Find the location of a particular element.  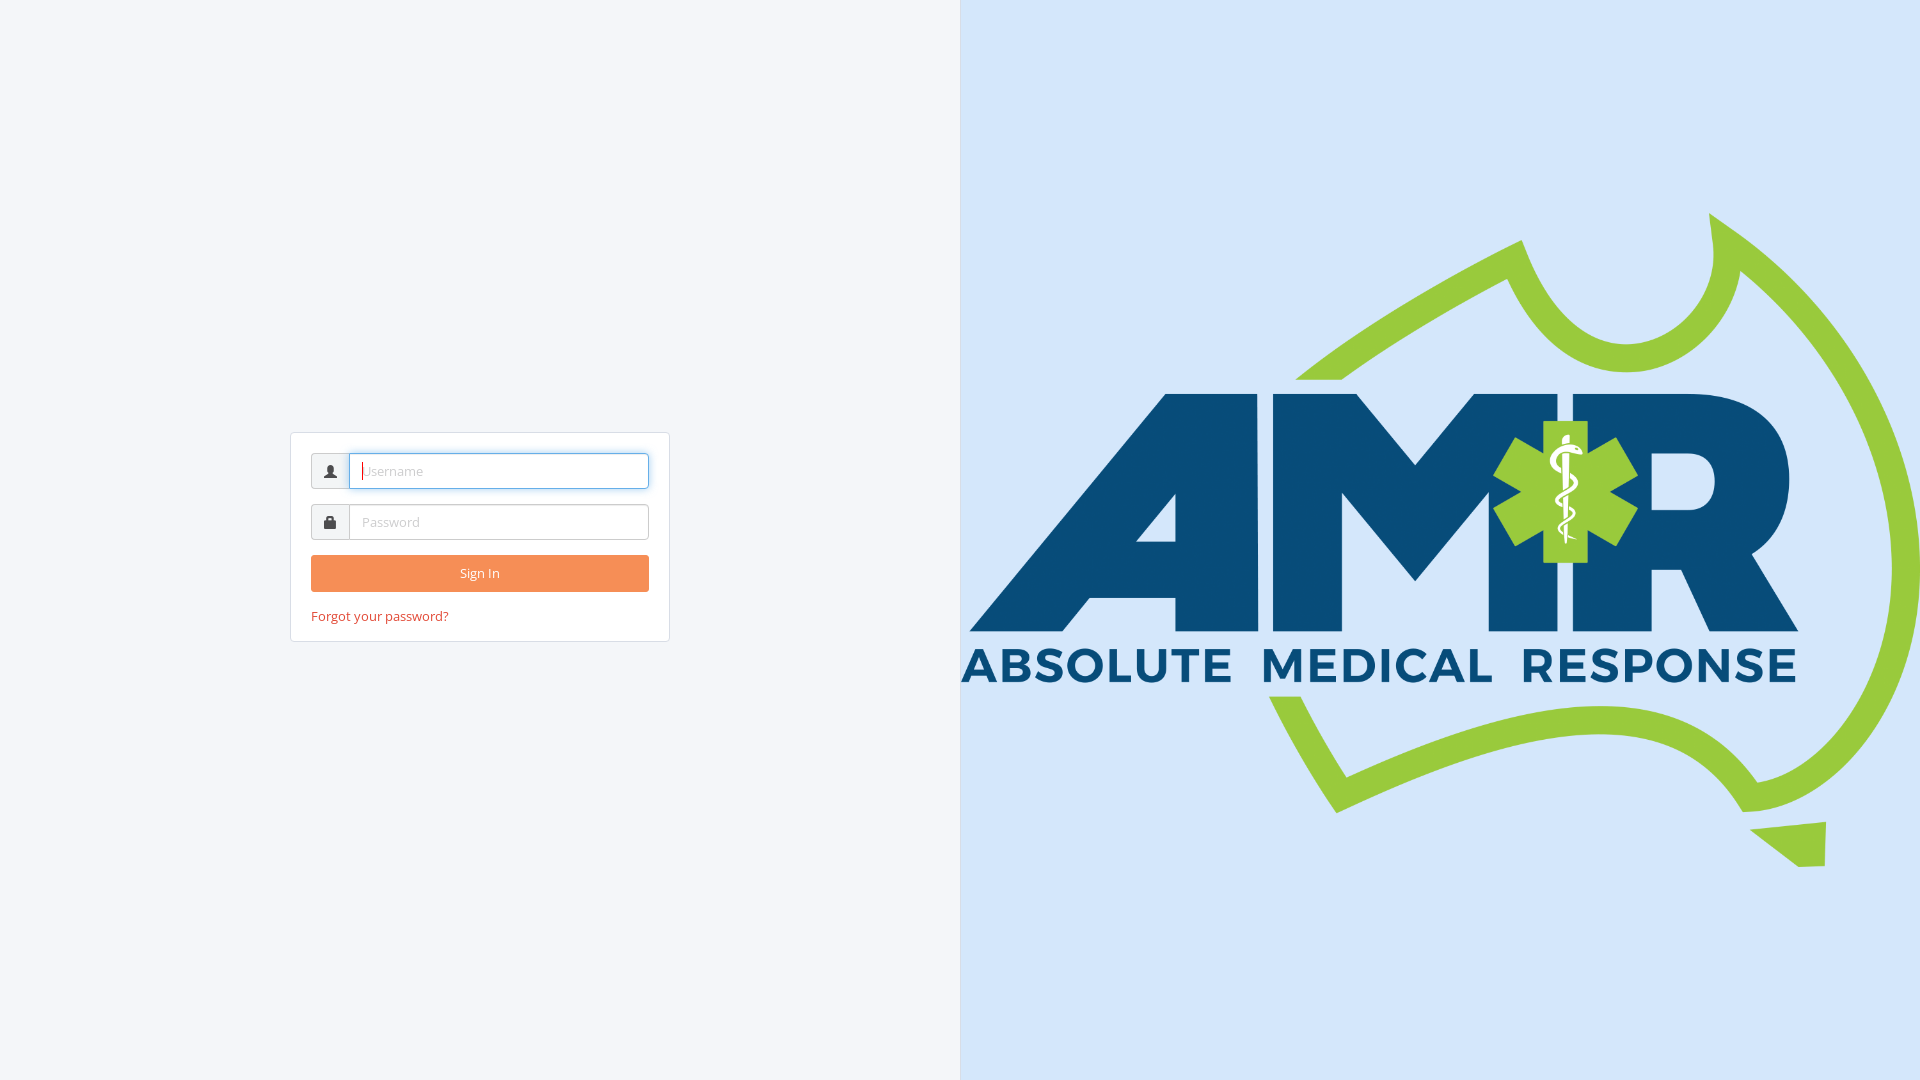

'Forgot your password?' is located at coordinates (379, 615).